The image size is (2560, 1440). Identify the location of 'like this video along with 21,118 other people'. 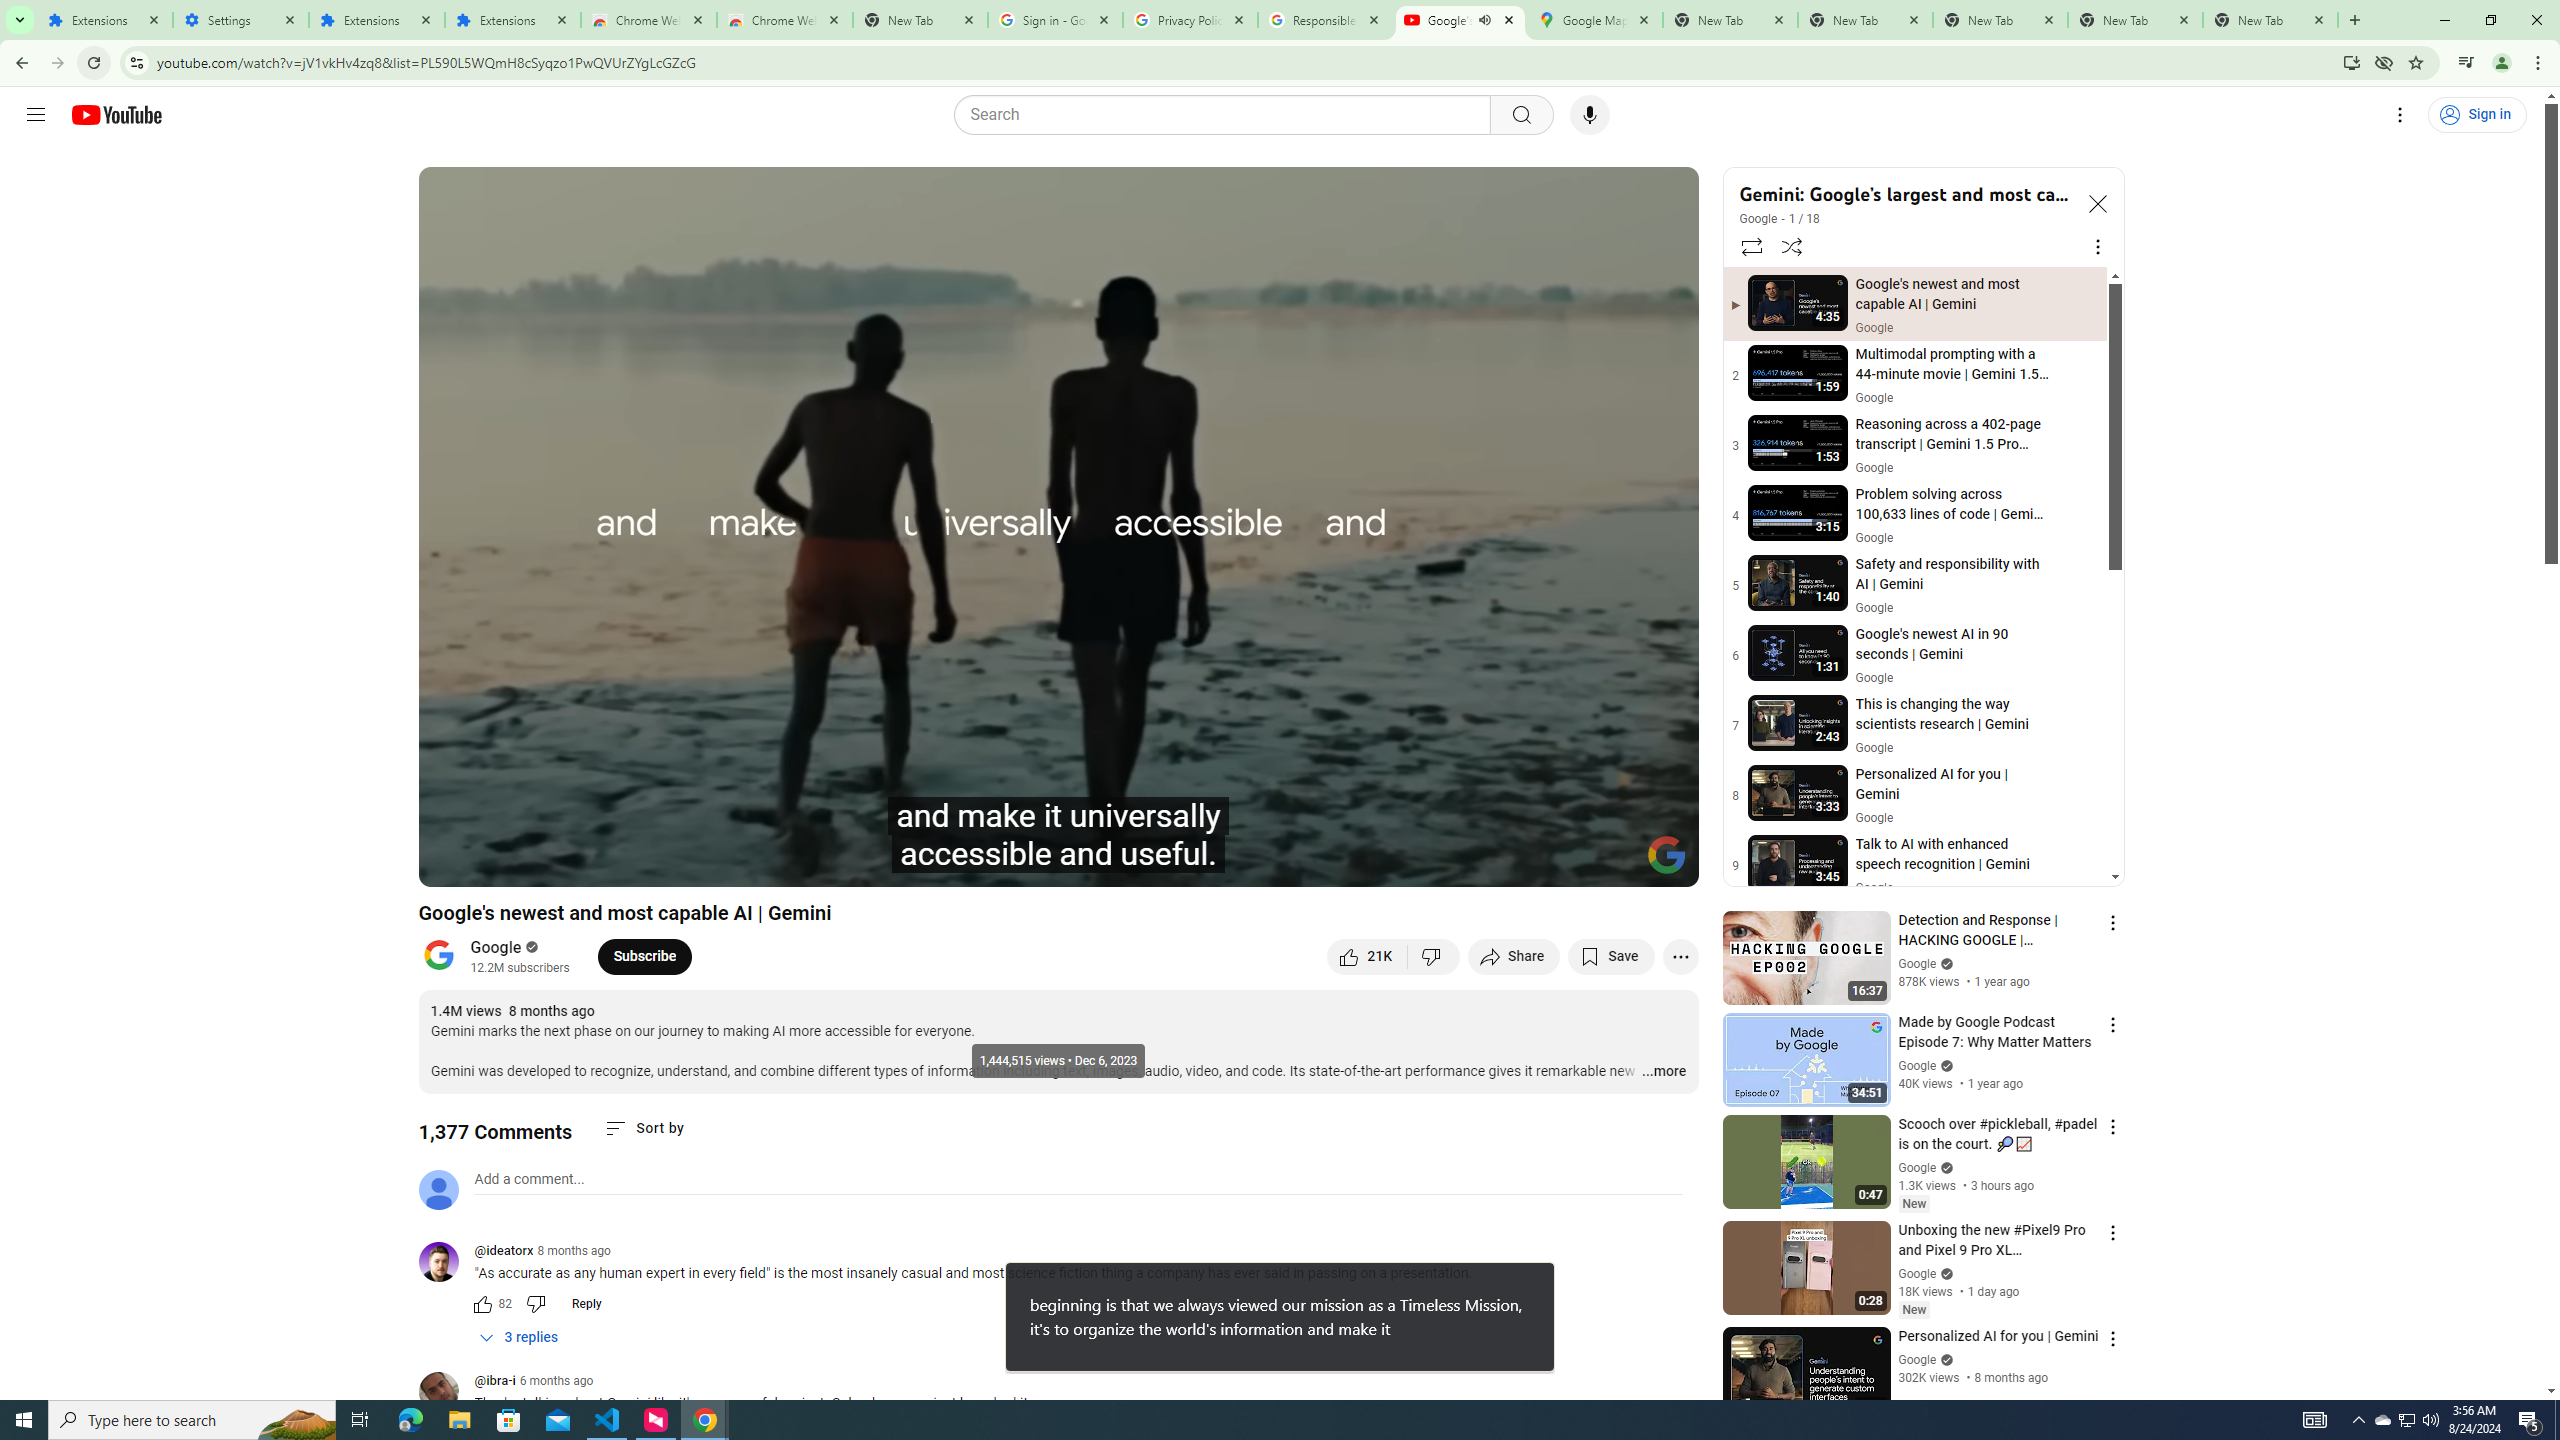
(1366, 955).